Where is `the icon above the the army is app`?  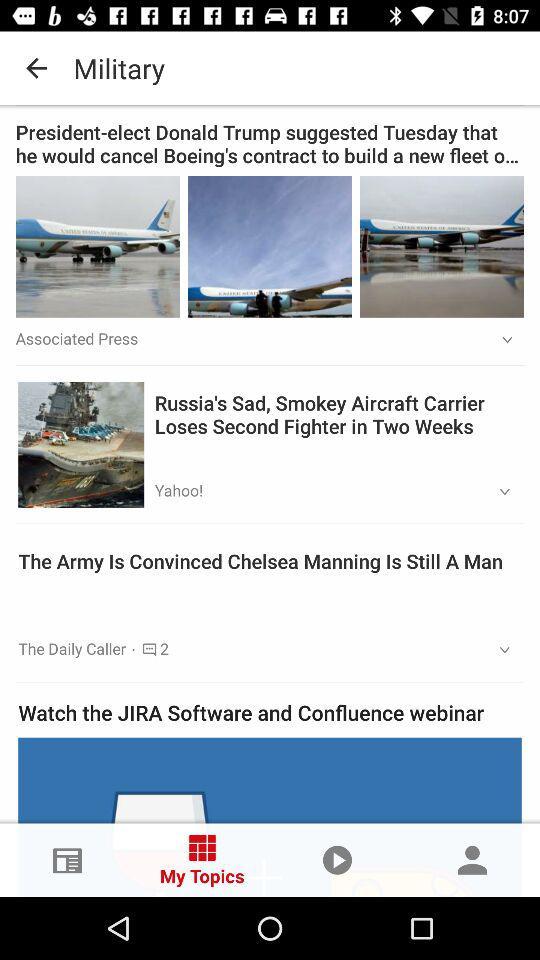 the icon above the the army is app is located at coordinates (497, 491).